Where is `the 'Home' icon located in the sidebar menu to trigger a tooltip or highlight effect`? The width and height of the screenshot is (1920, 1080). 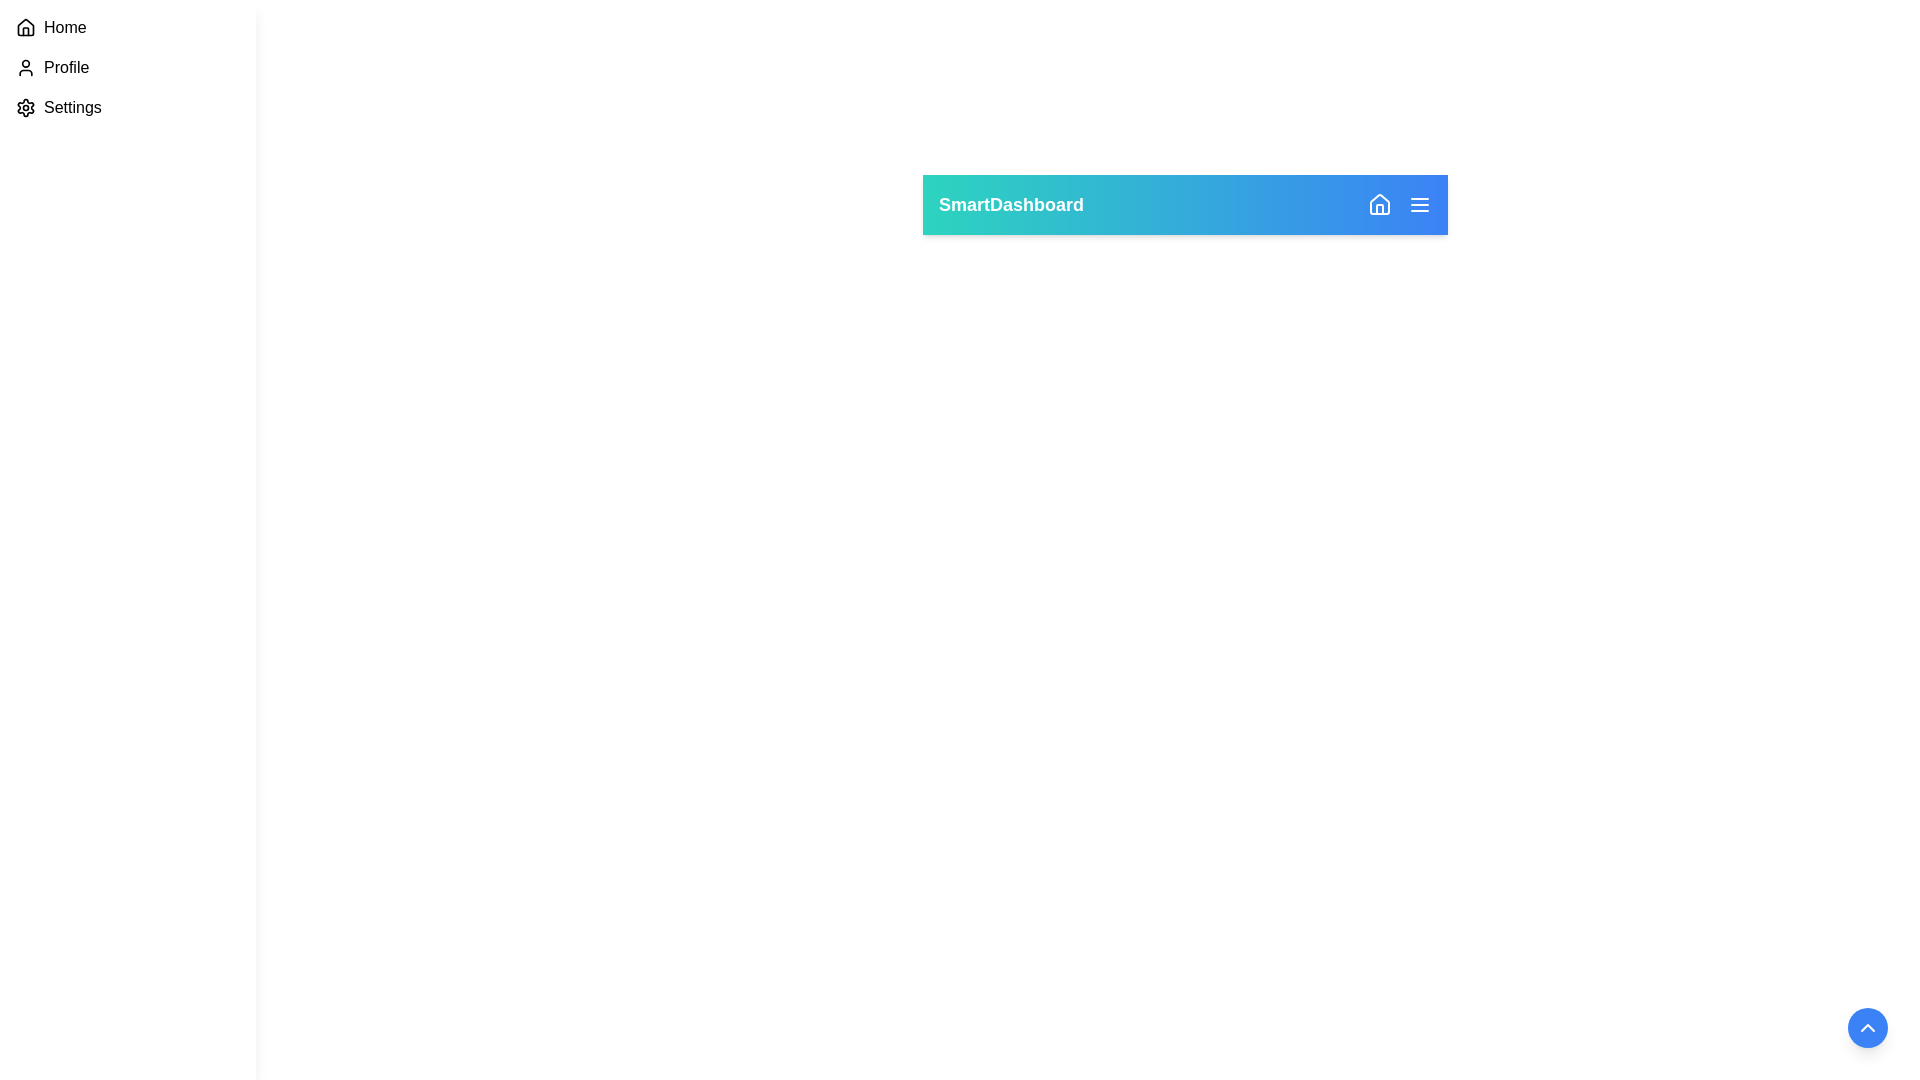
the 'Home' icon located in the sidebar menu to trigger a tooltip or highlight effect is located at coordinates (25, 27).